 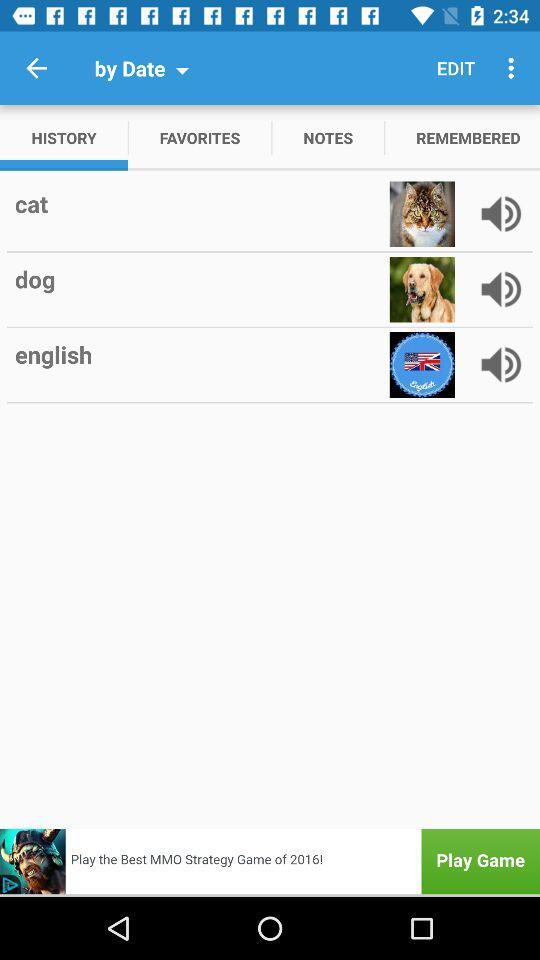 I want to click on icon to the left of remembered item, so click(x=328, y=136).